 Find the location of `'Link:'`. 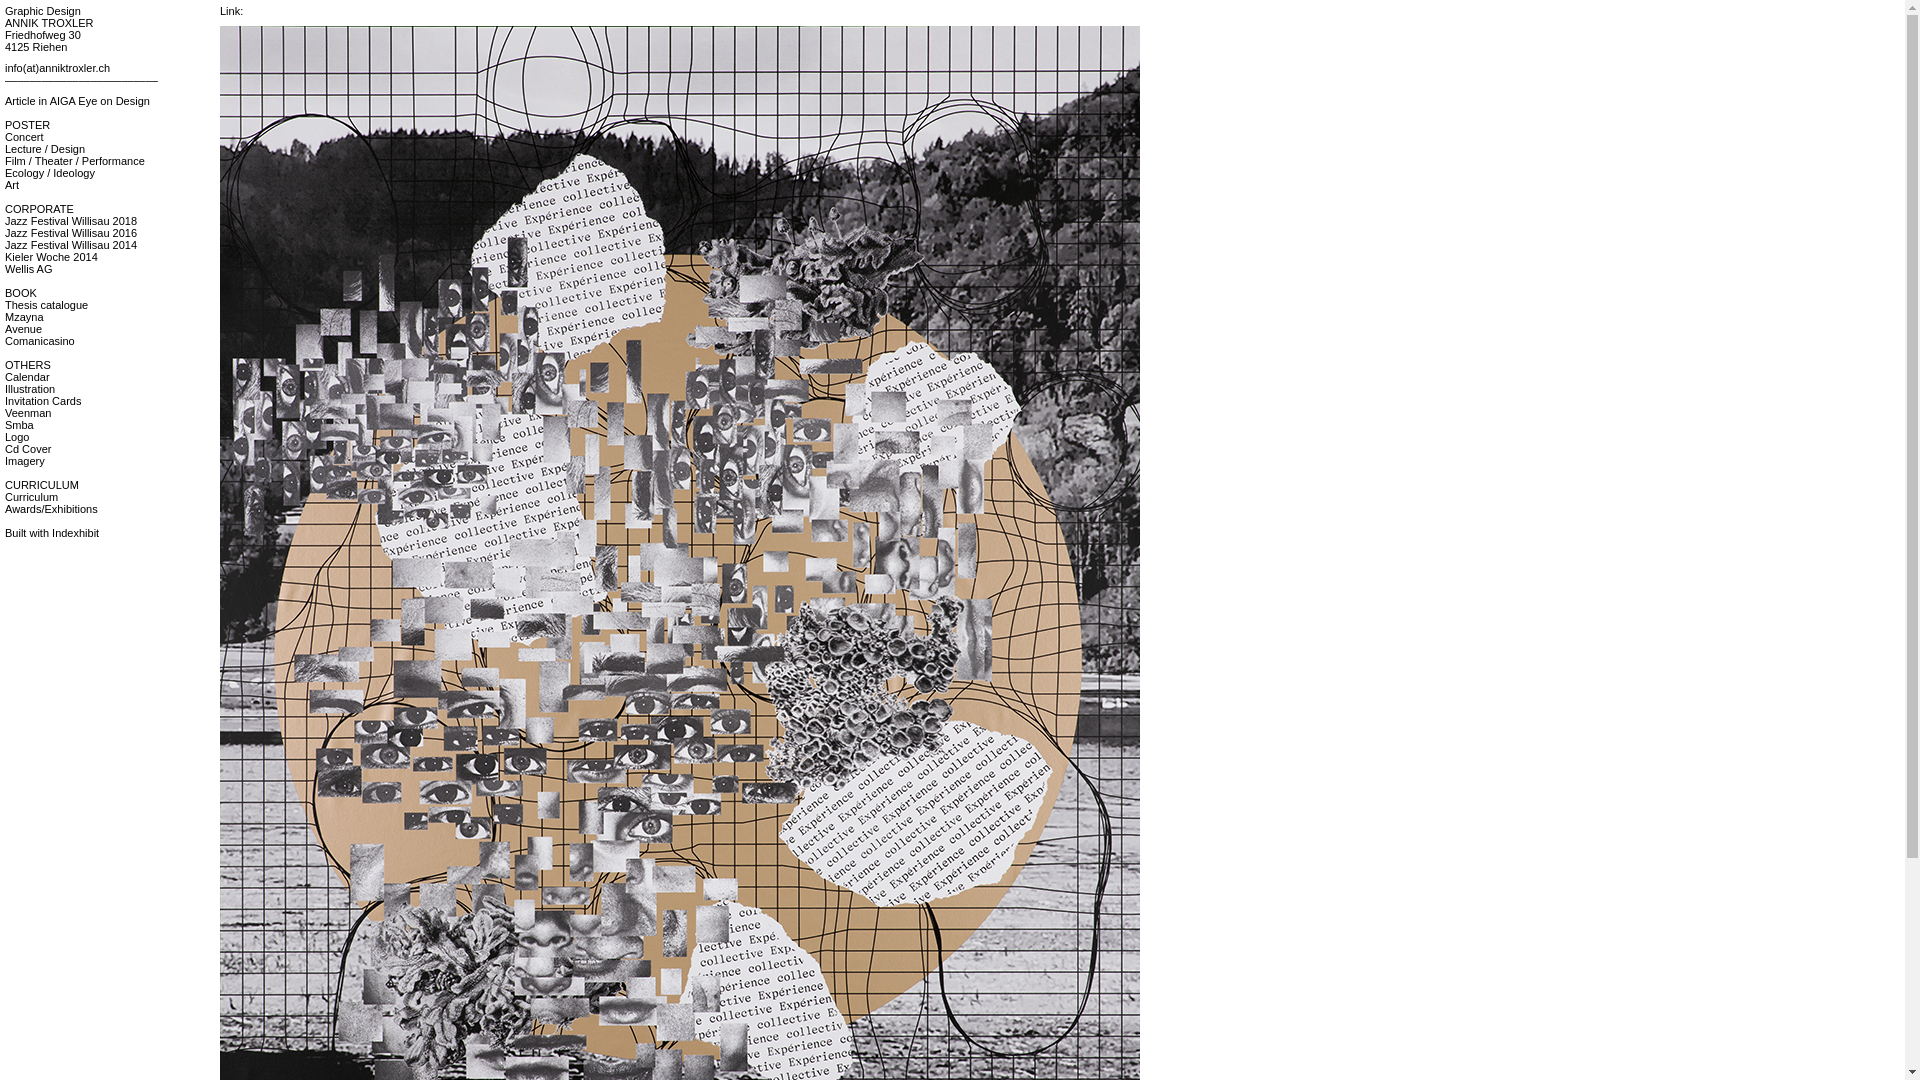

'Link:' is located at coordinates (231, 11).